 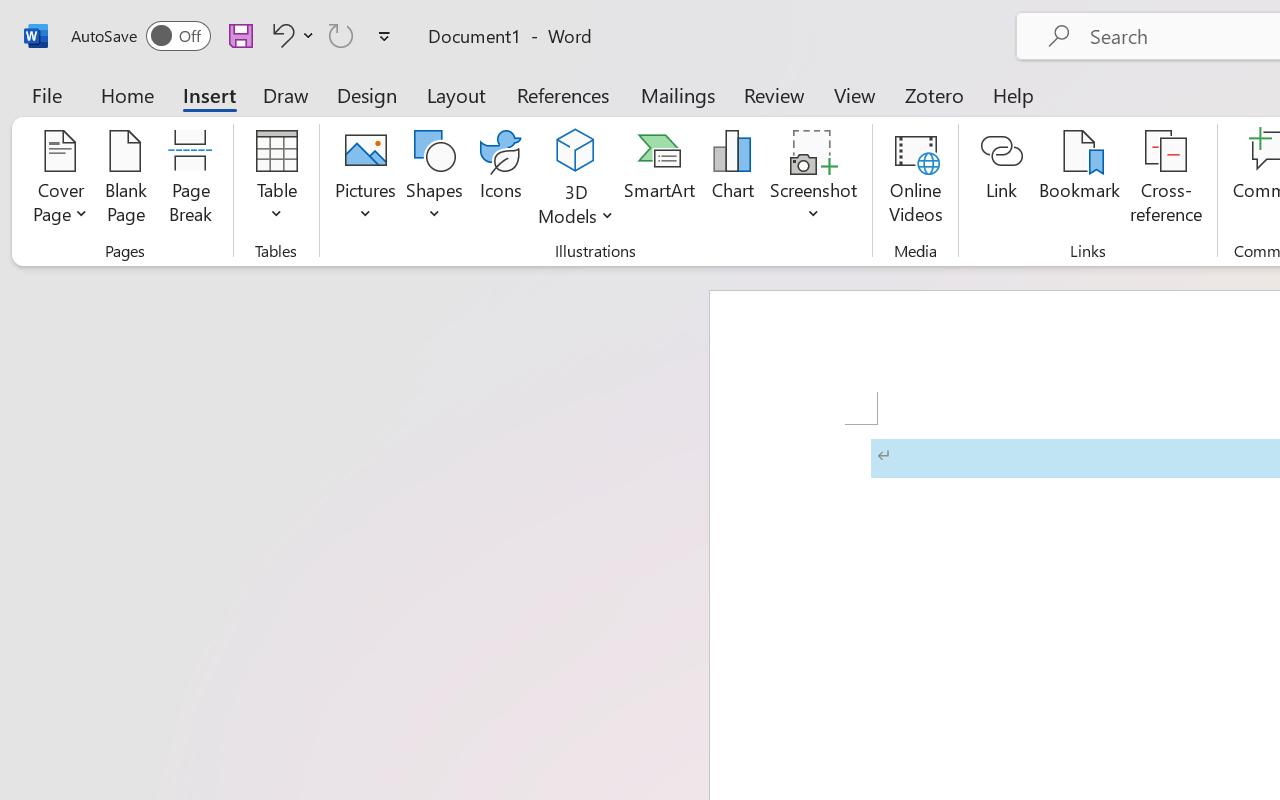 I want to click on 'Cover Page', so click(x=60, y=179).